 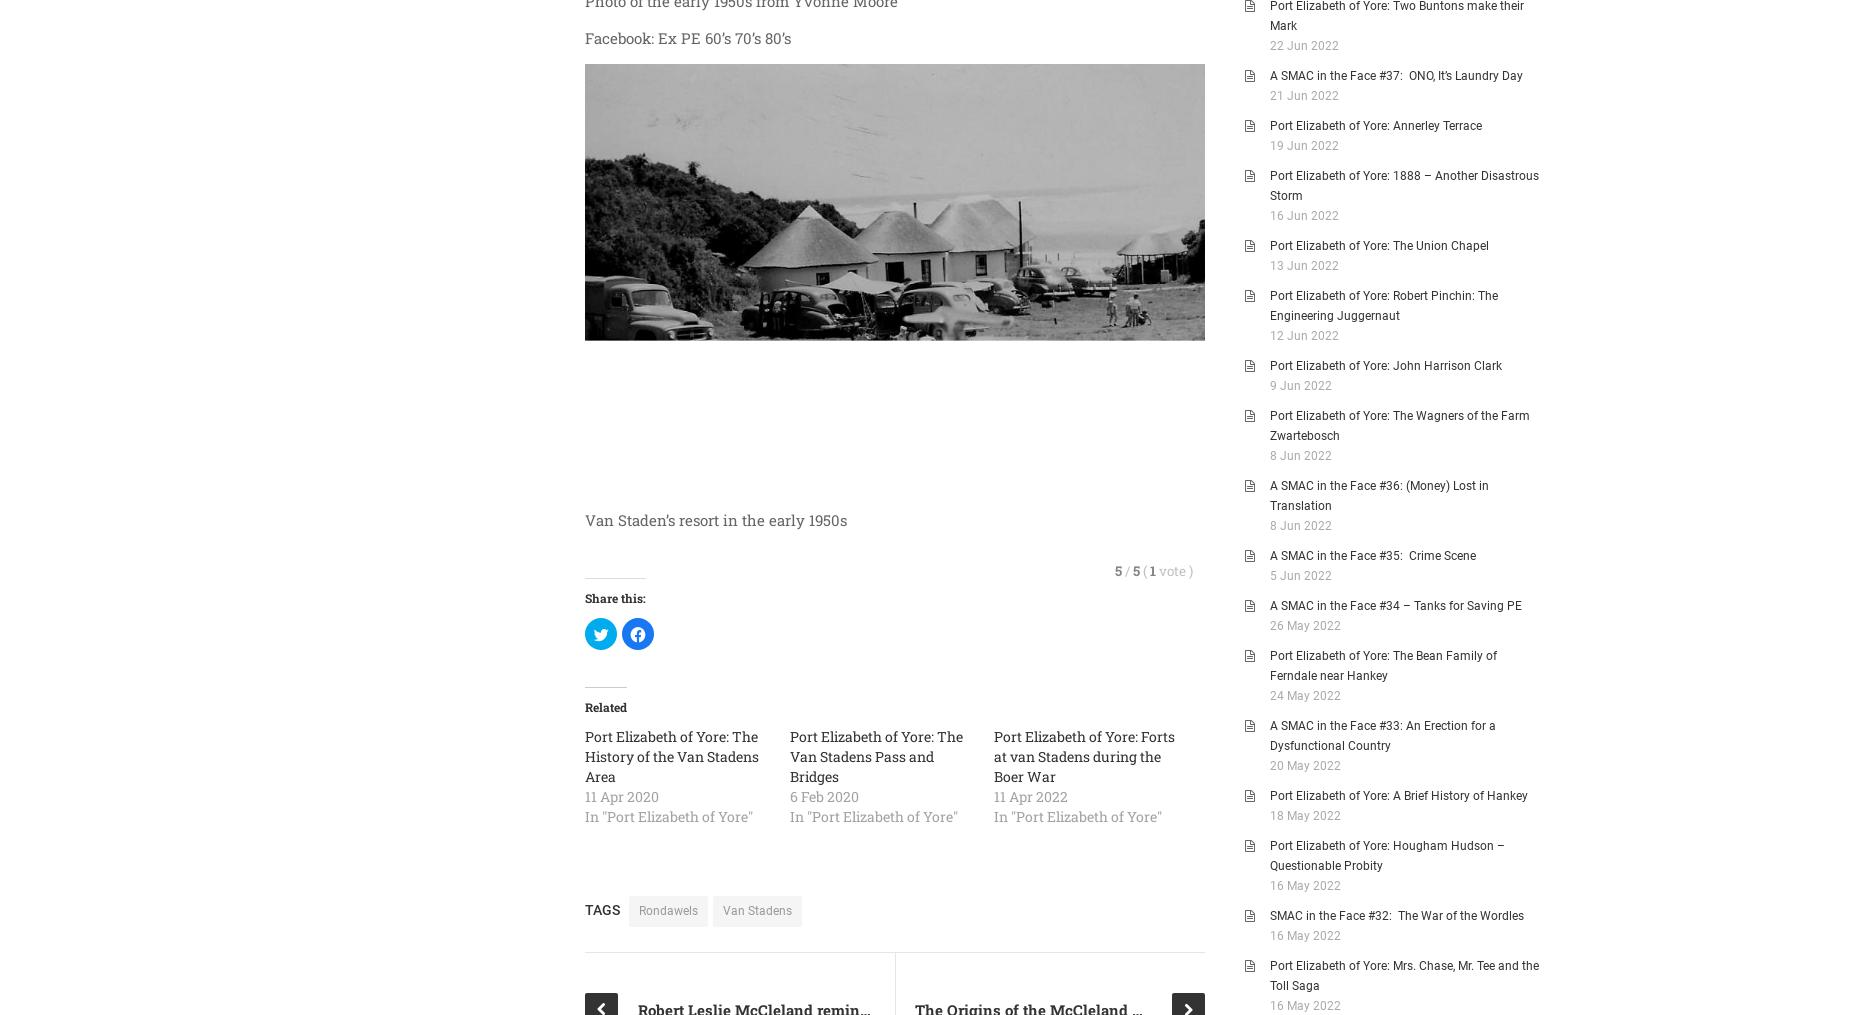 What do you see at coordinates (1269, 624) in the screenshot?
I see `'26 May 2022'` at bounding box center [1269, 624].